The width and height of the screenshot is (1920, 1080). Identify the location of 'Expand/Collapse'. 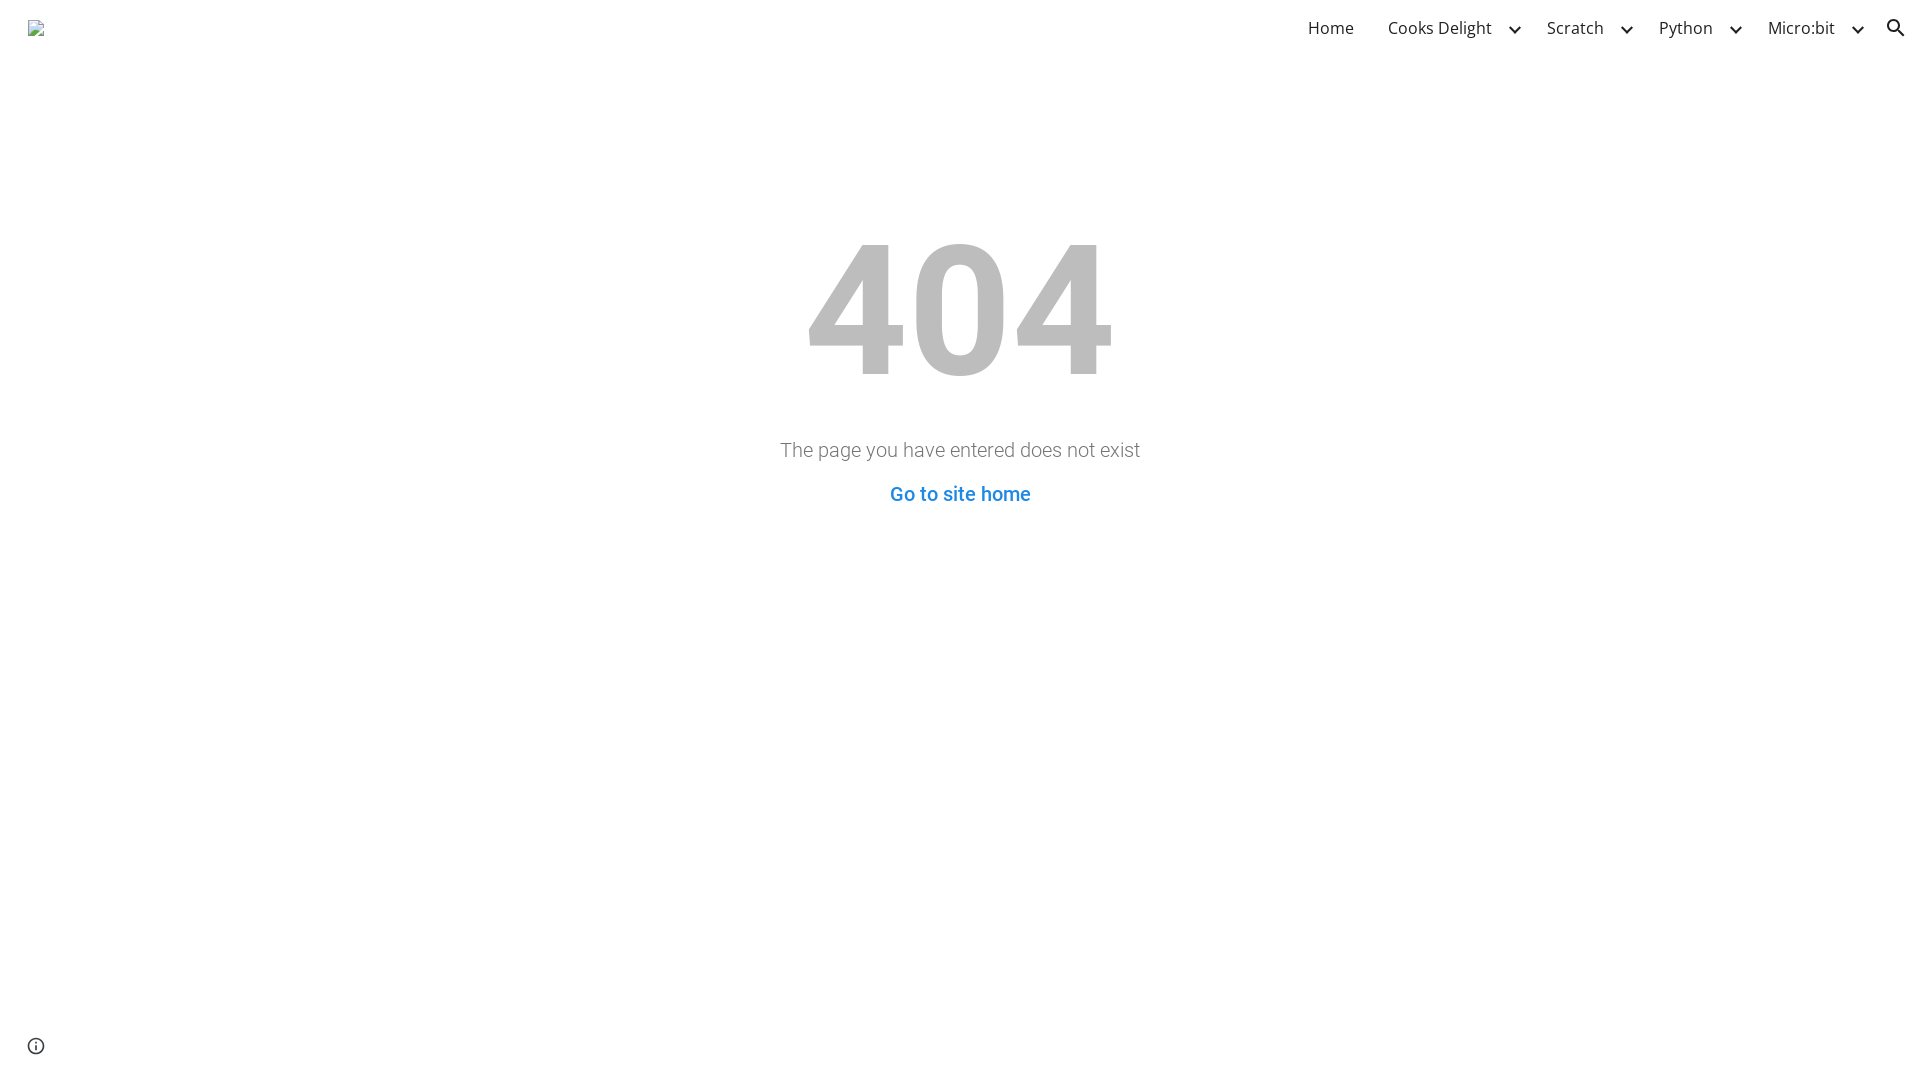
(1513, 27).